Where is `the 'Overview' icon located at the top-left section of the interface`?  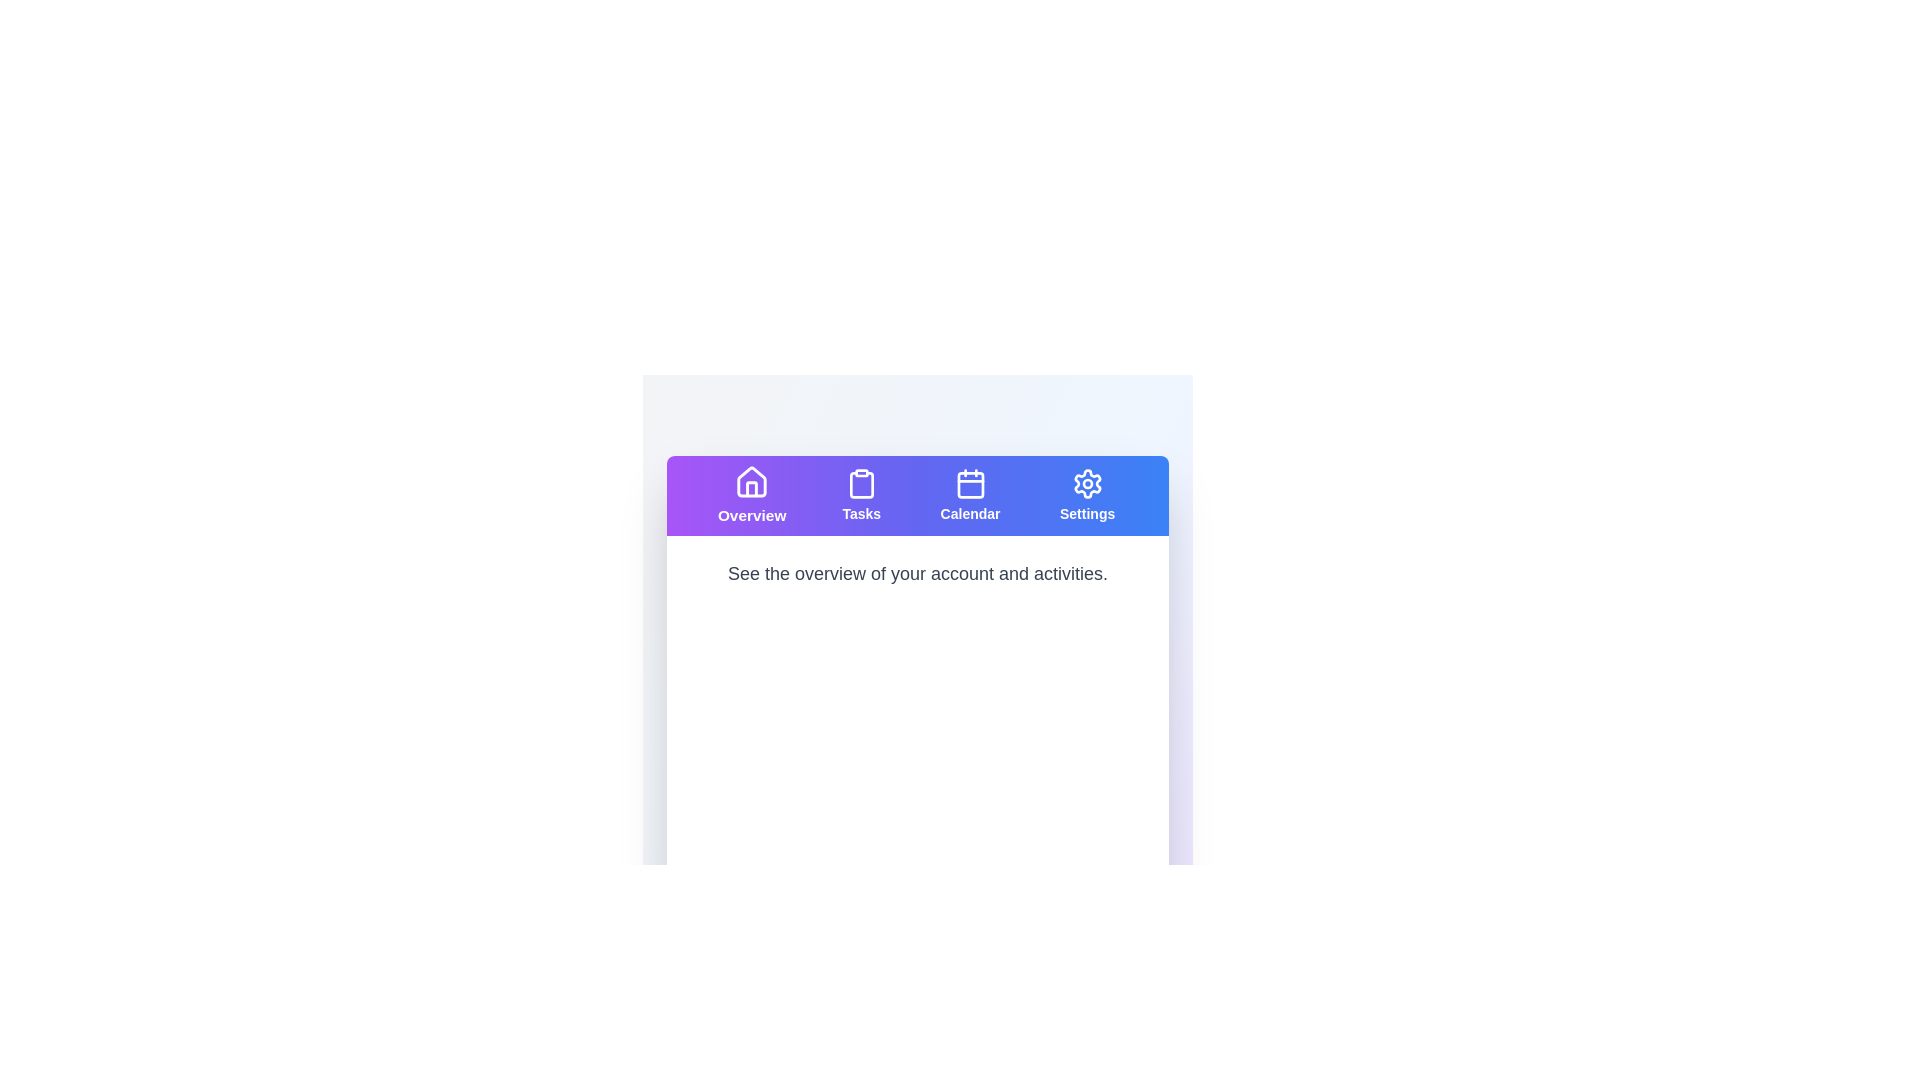 the 'Overview' icon located at the top-left section of the interface is located at coordinates (750, 483).